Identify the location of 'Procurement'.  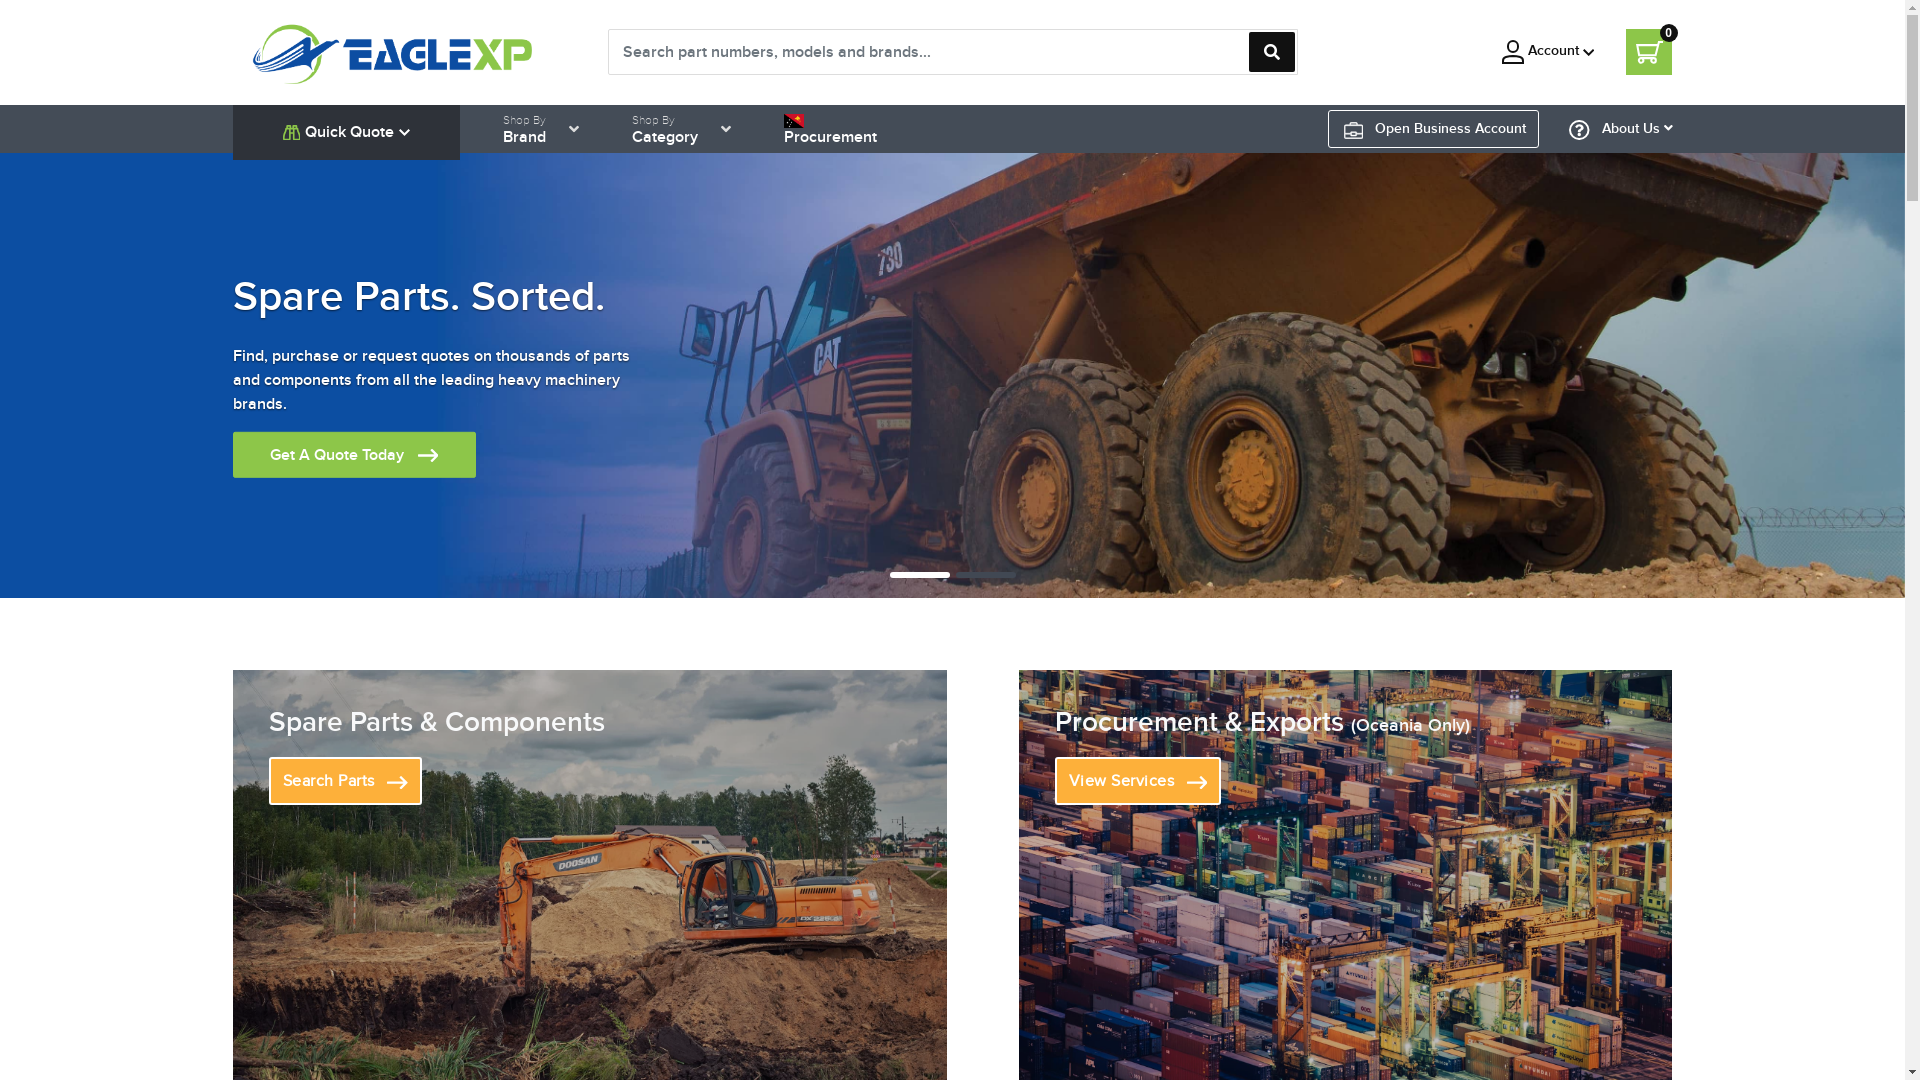
(830, 128).